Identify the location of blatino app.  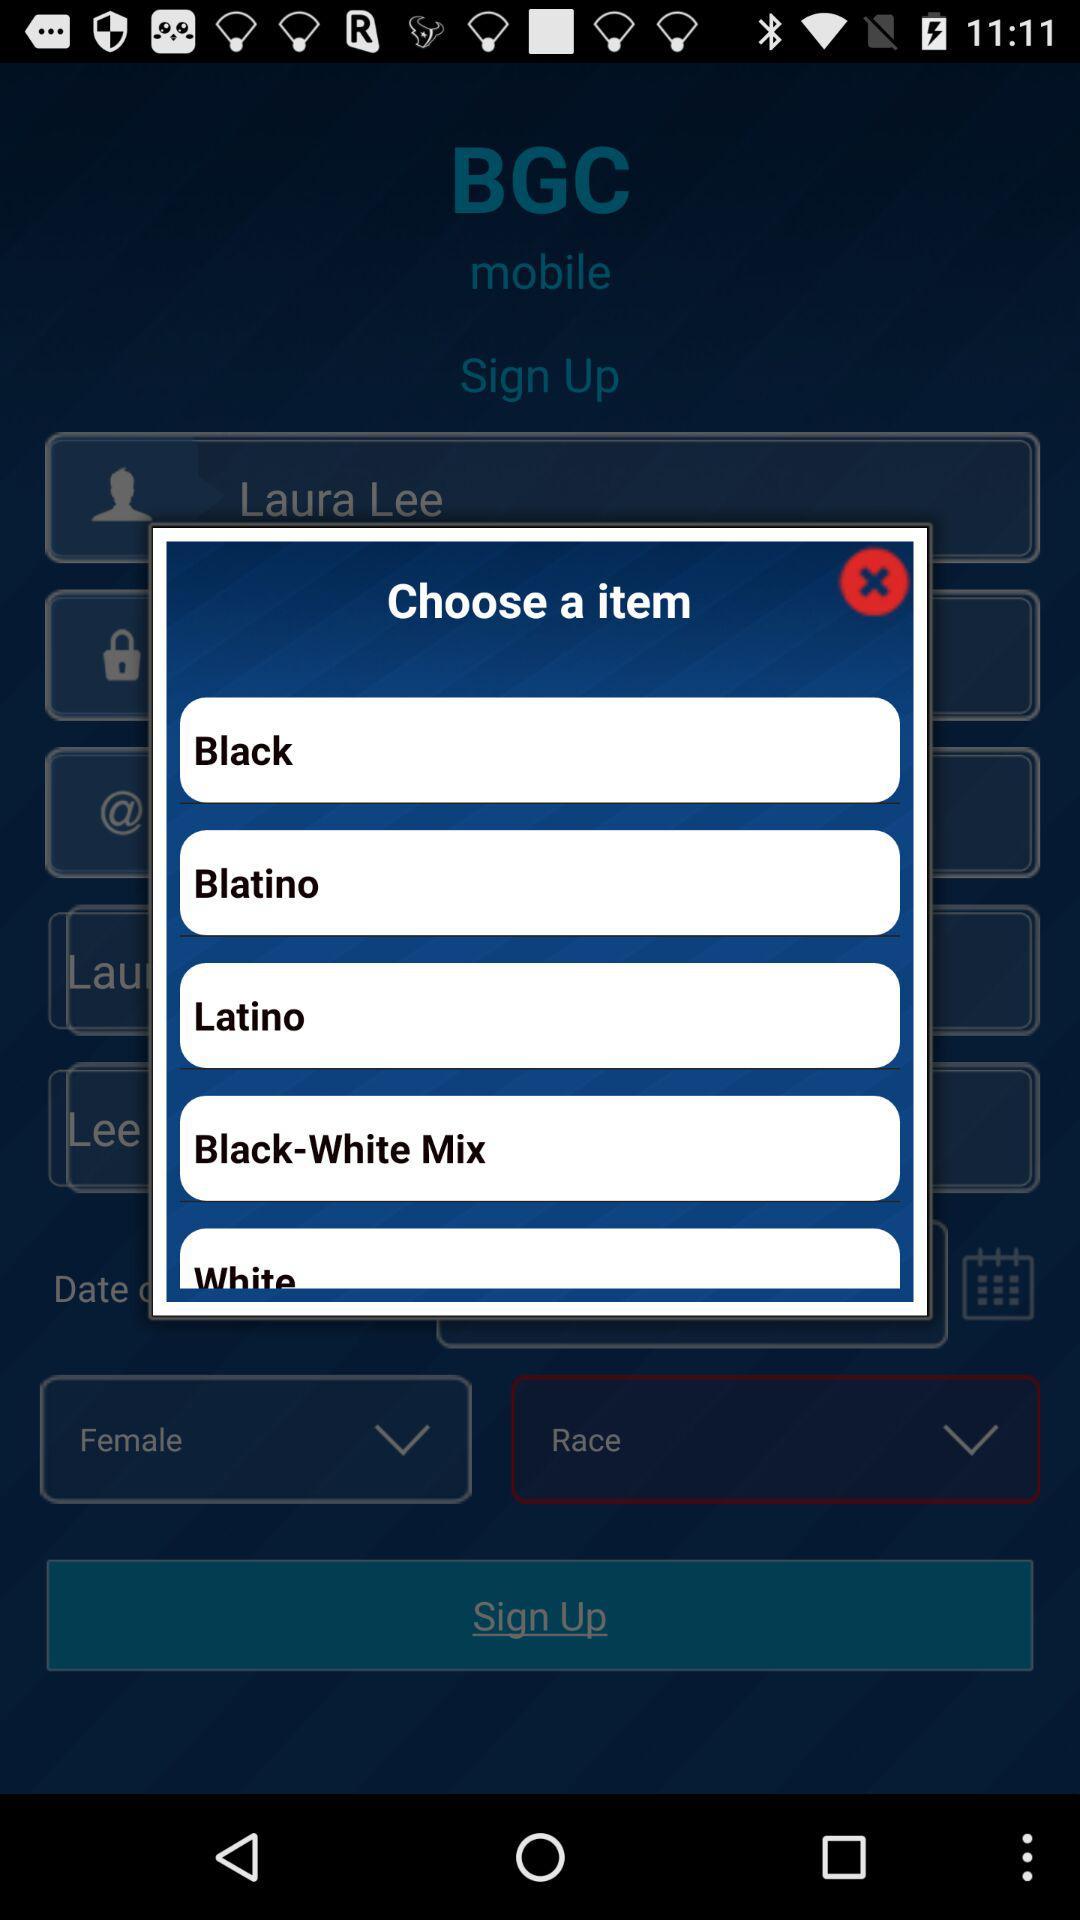
(540, 881).